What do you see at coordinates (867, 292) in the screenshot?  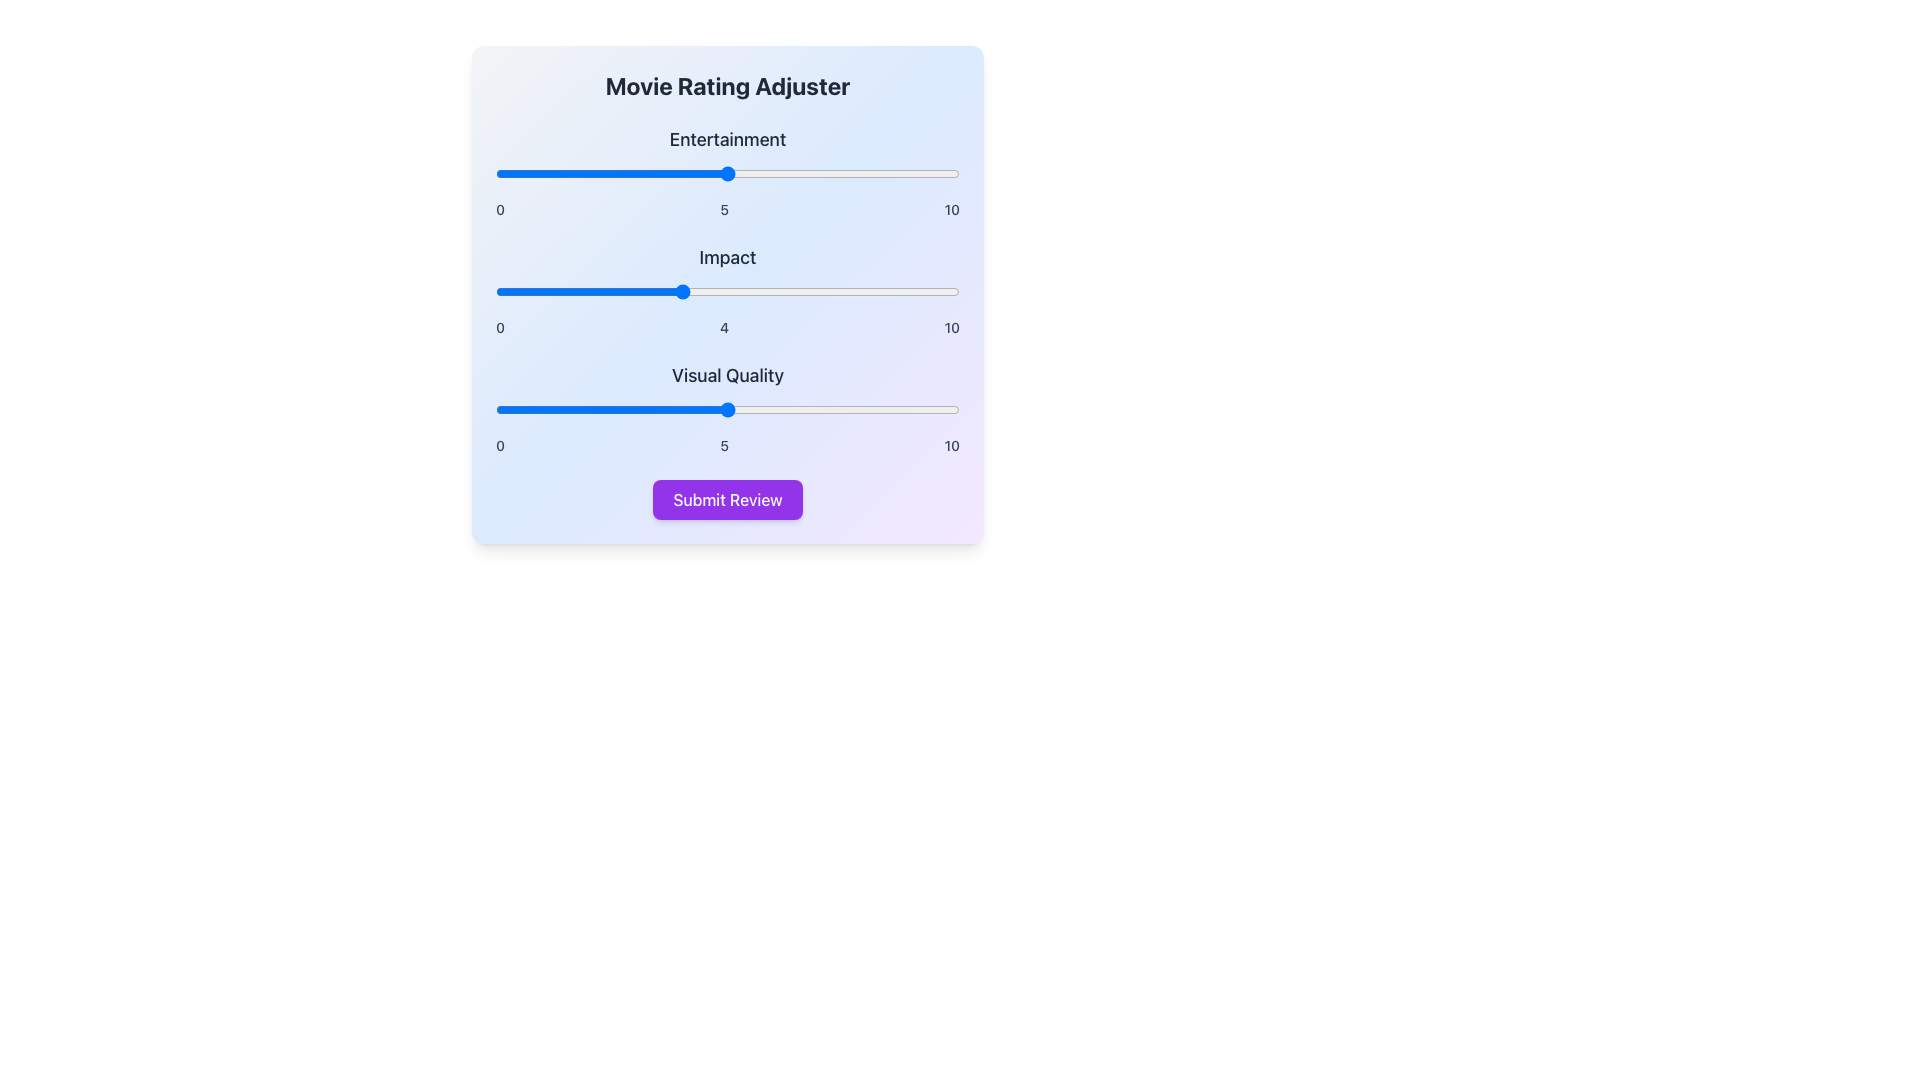 I see `the Impact slider value` at bounding box center [867, 292].